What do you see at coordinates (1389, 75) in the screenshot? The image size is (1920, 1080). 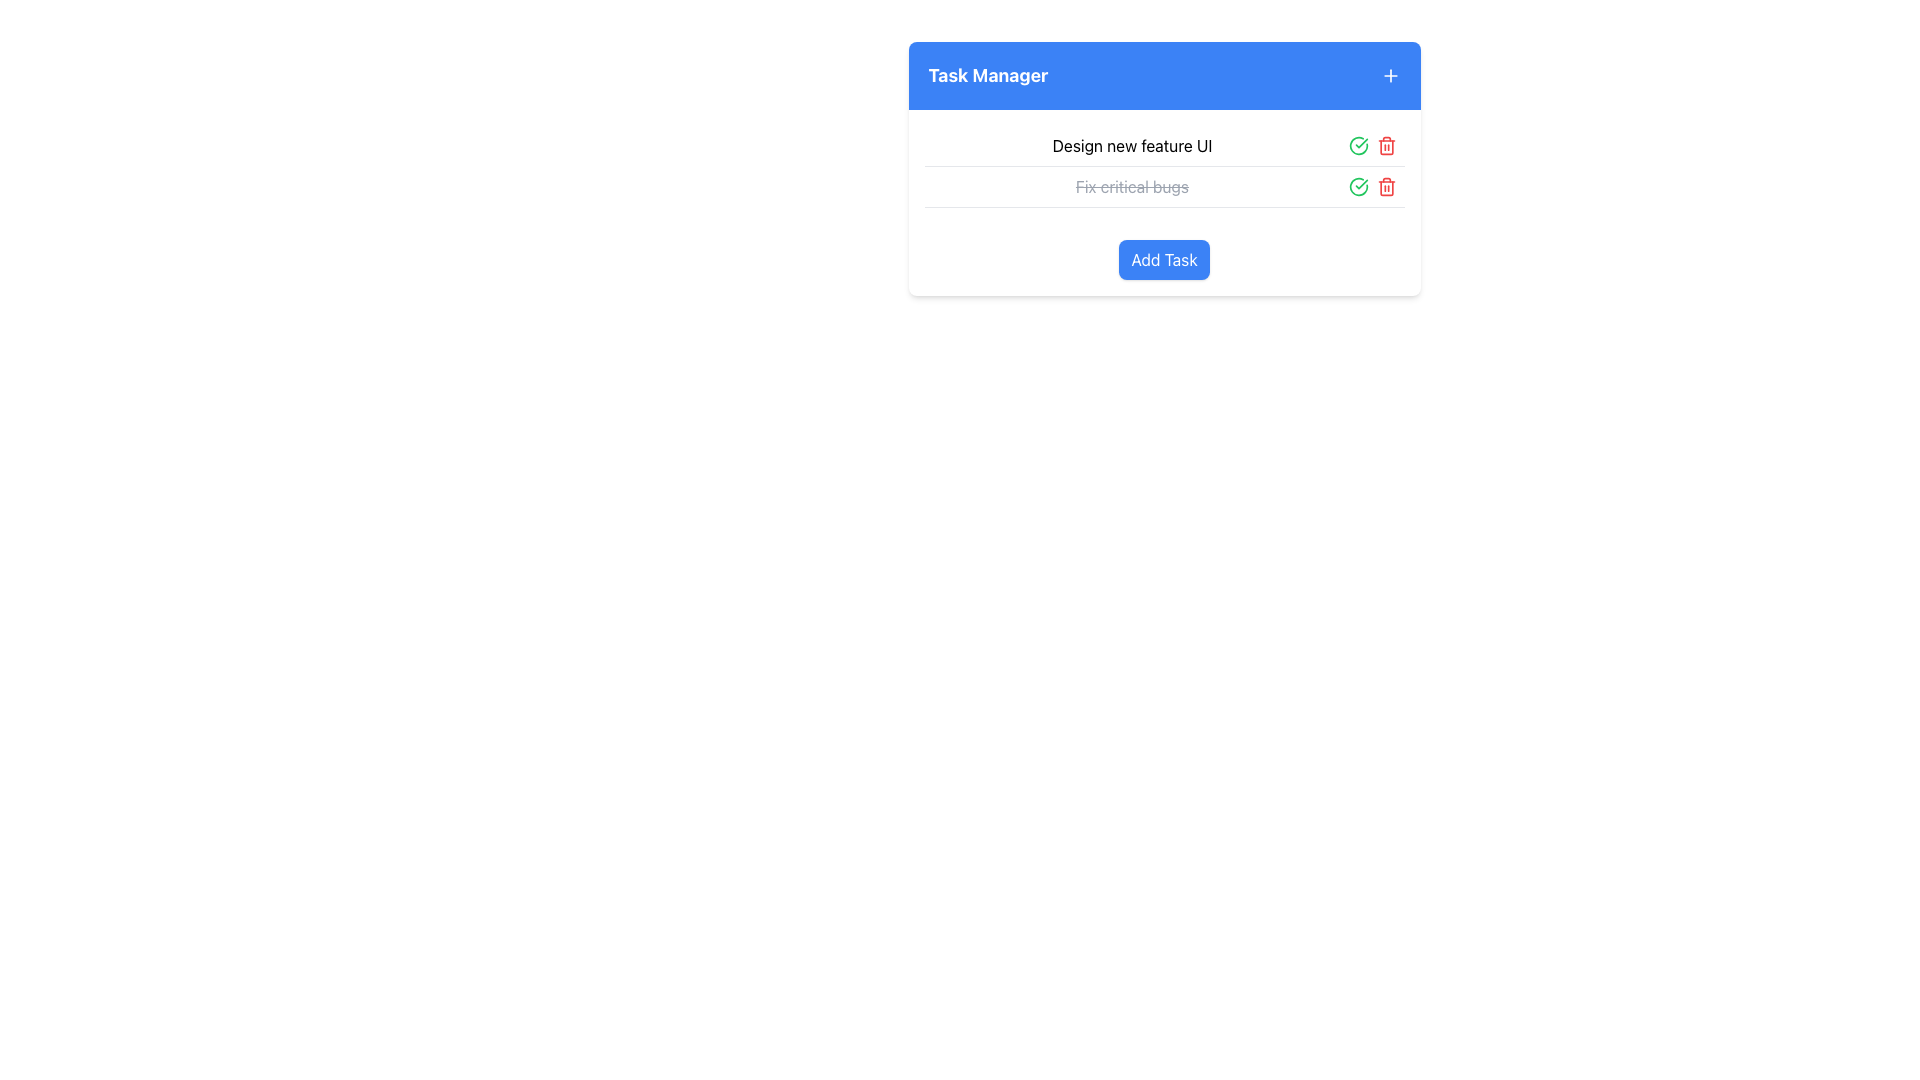 I see `the plus-shaped icon located on the rightmost side of the blue header bar labeled 'Task Manager'` at bounding box center [1389, 75].